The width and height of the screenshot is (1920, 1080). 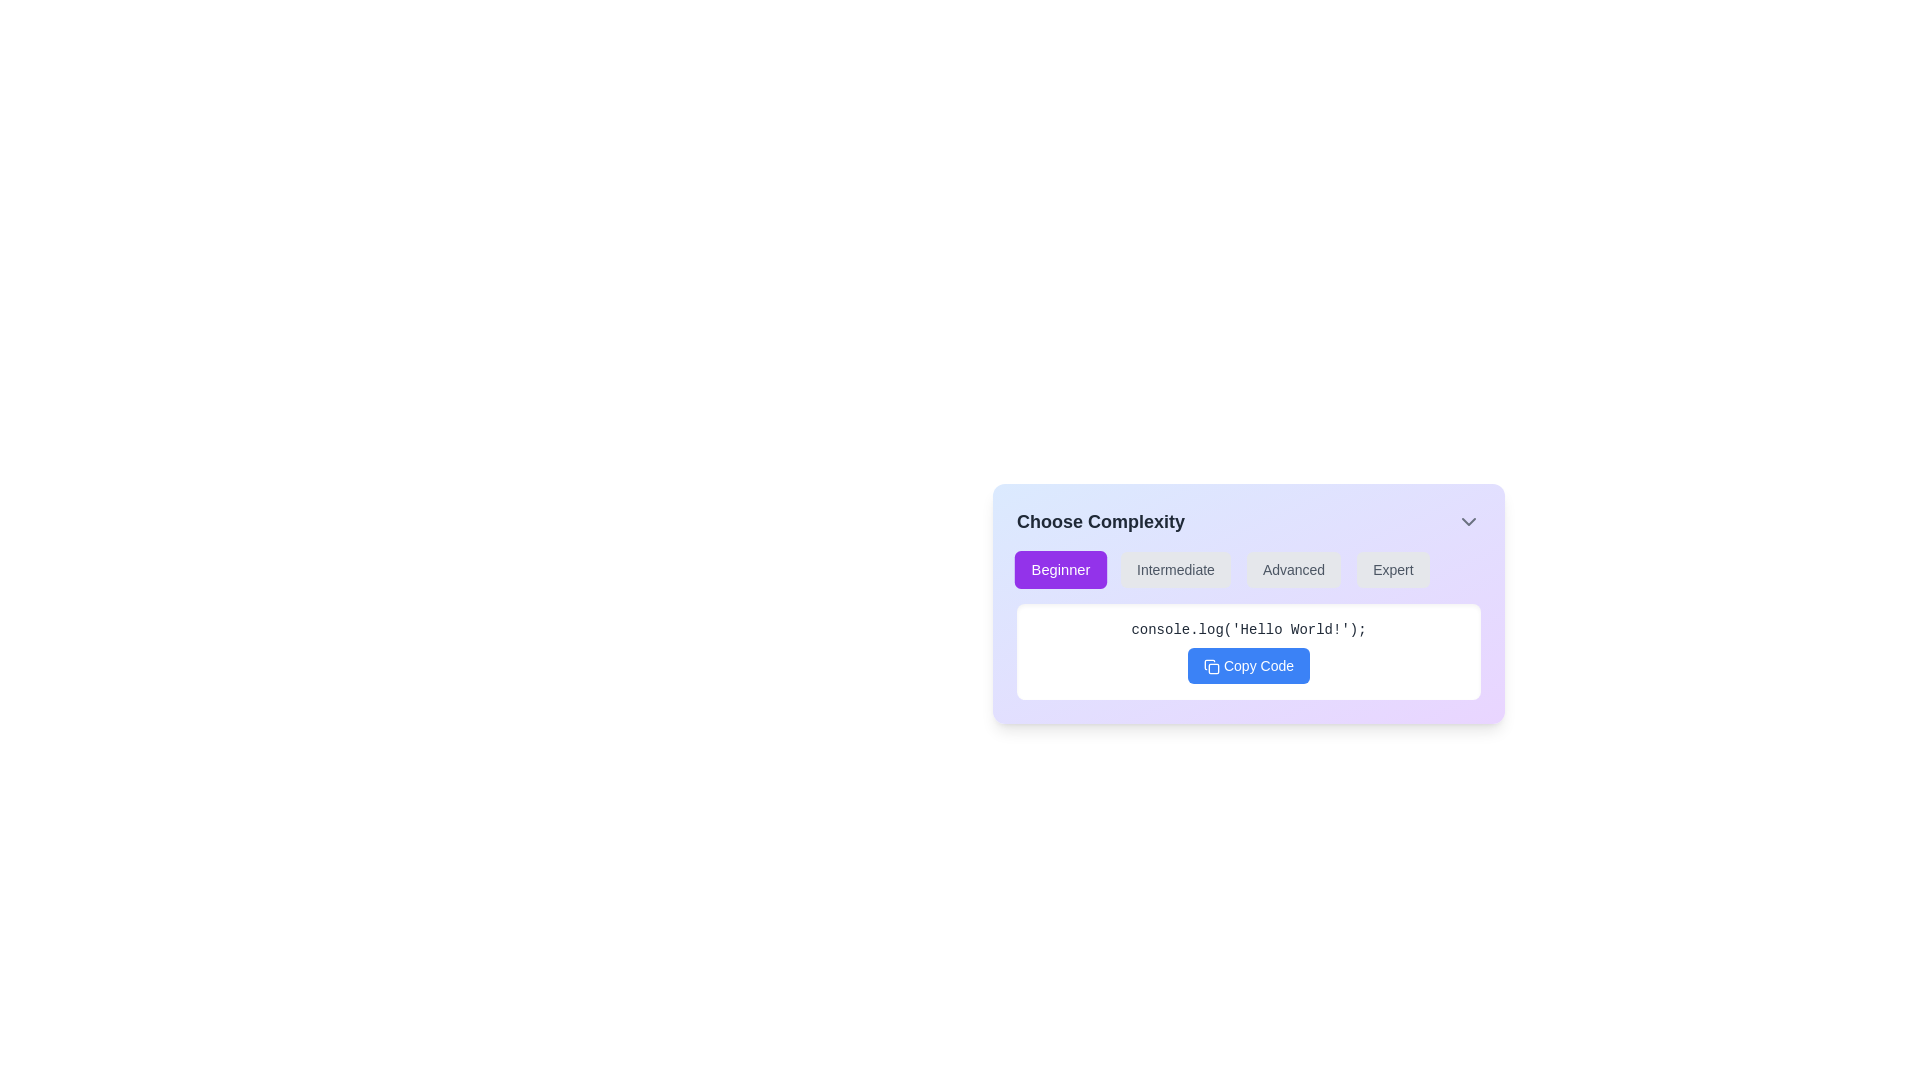 What do you see at coordinates (1247, 520) in the screenshot?
I see `the Dropdown header labeled 'Choose Complexity' to enable keyboard navigation` at bounding box center [1247, 520].